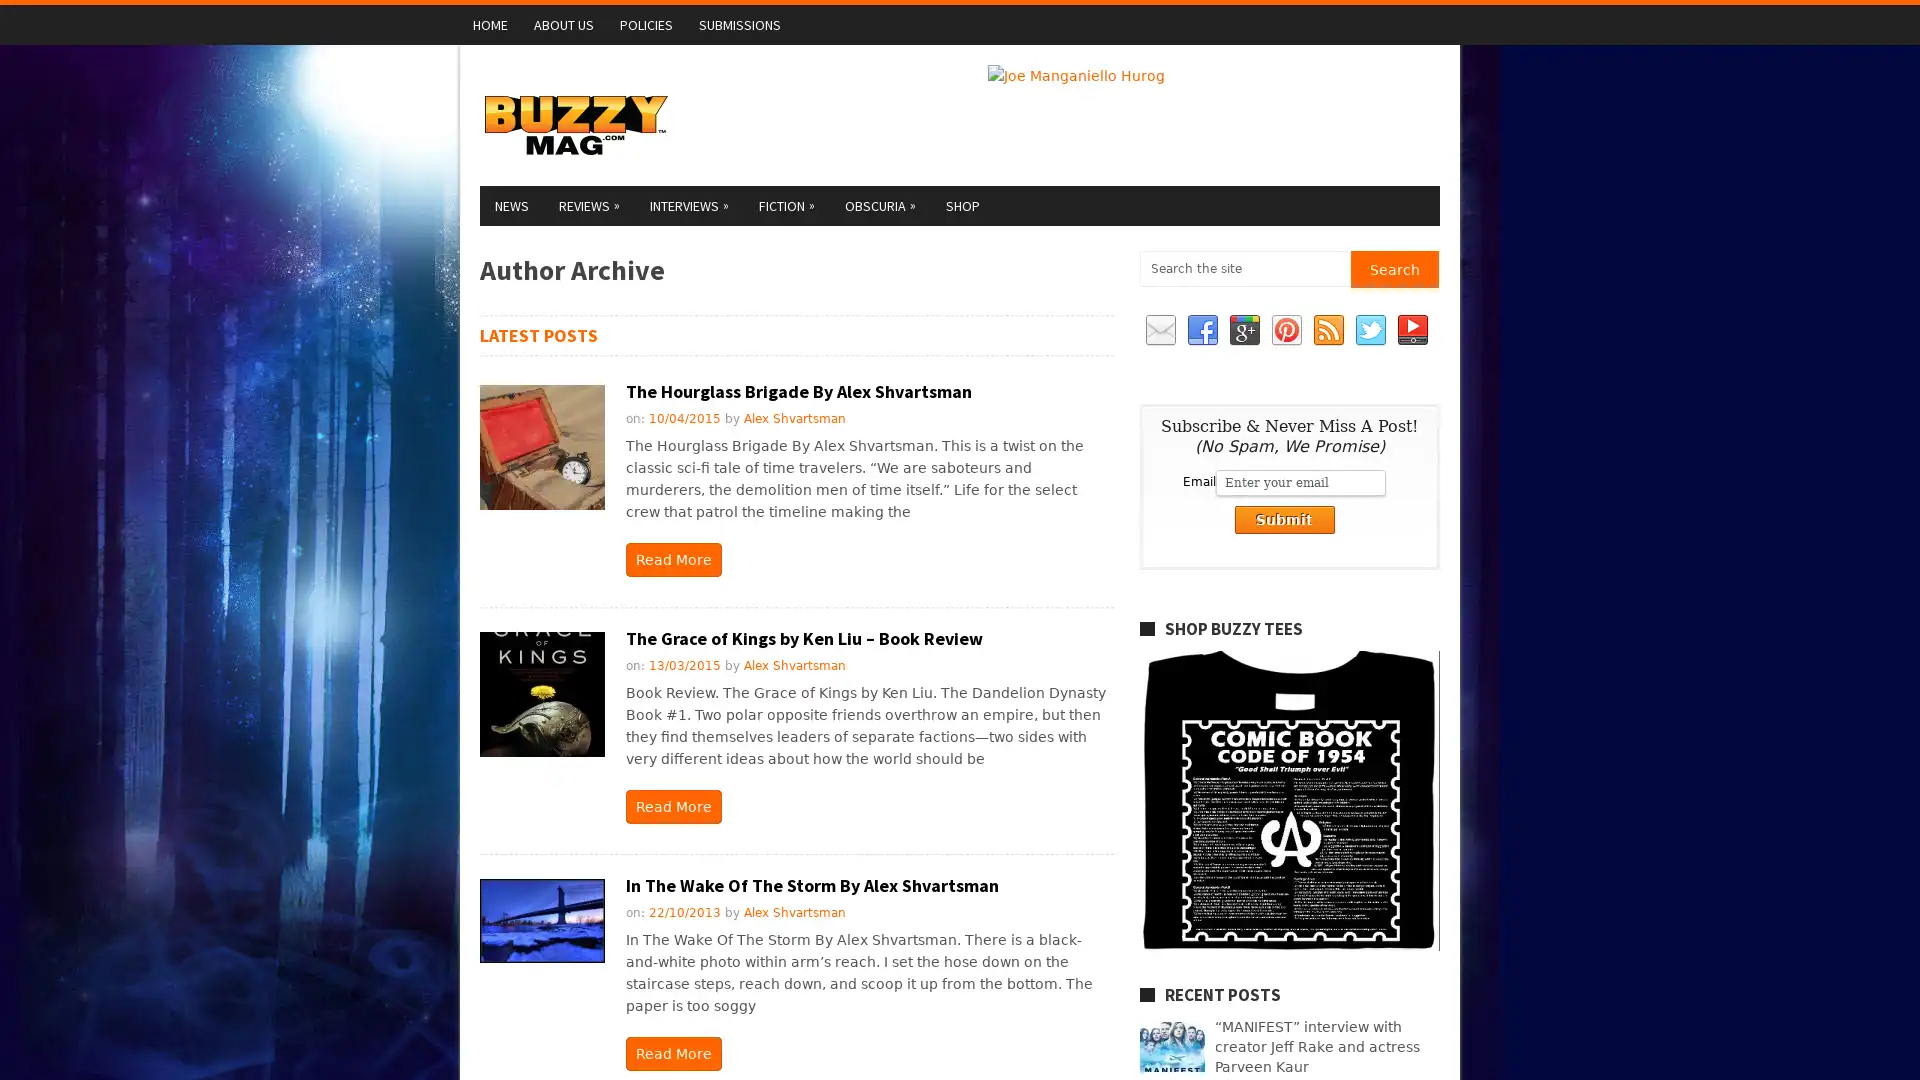  I want to click on Submit, so click(1283, 519).